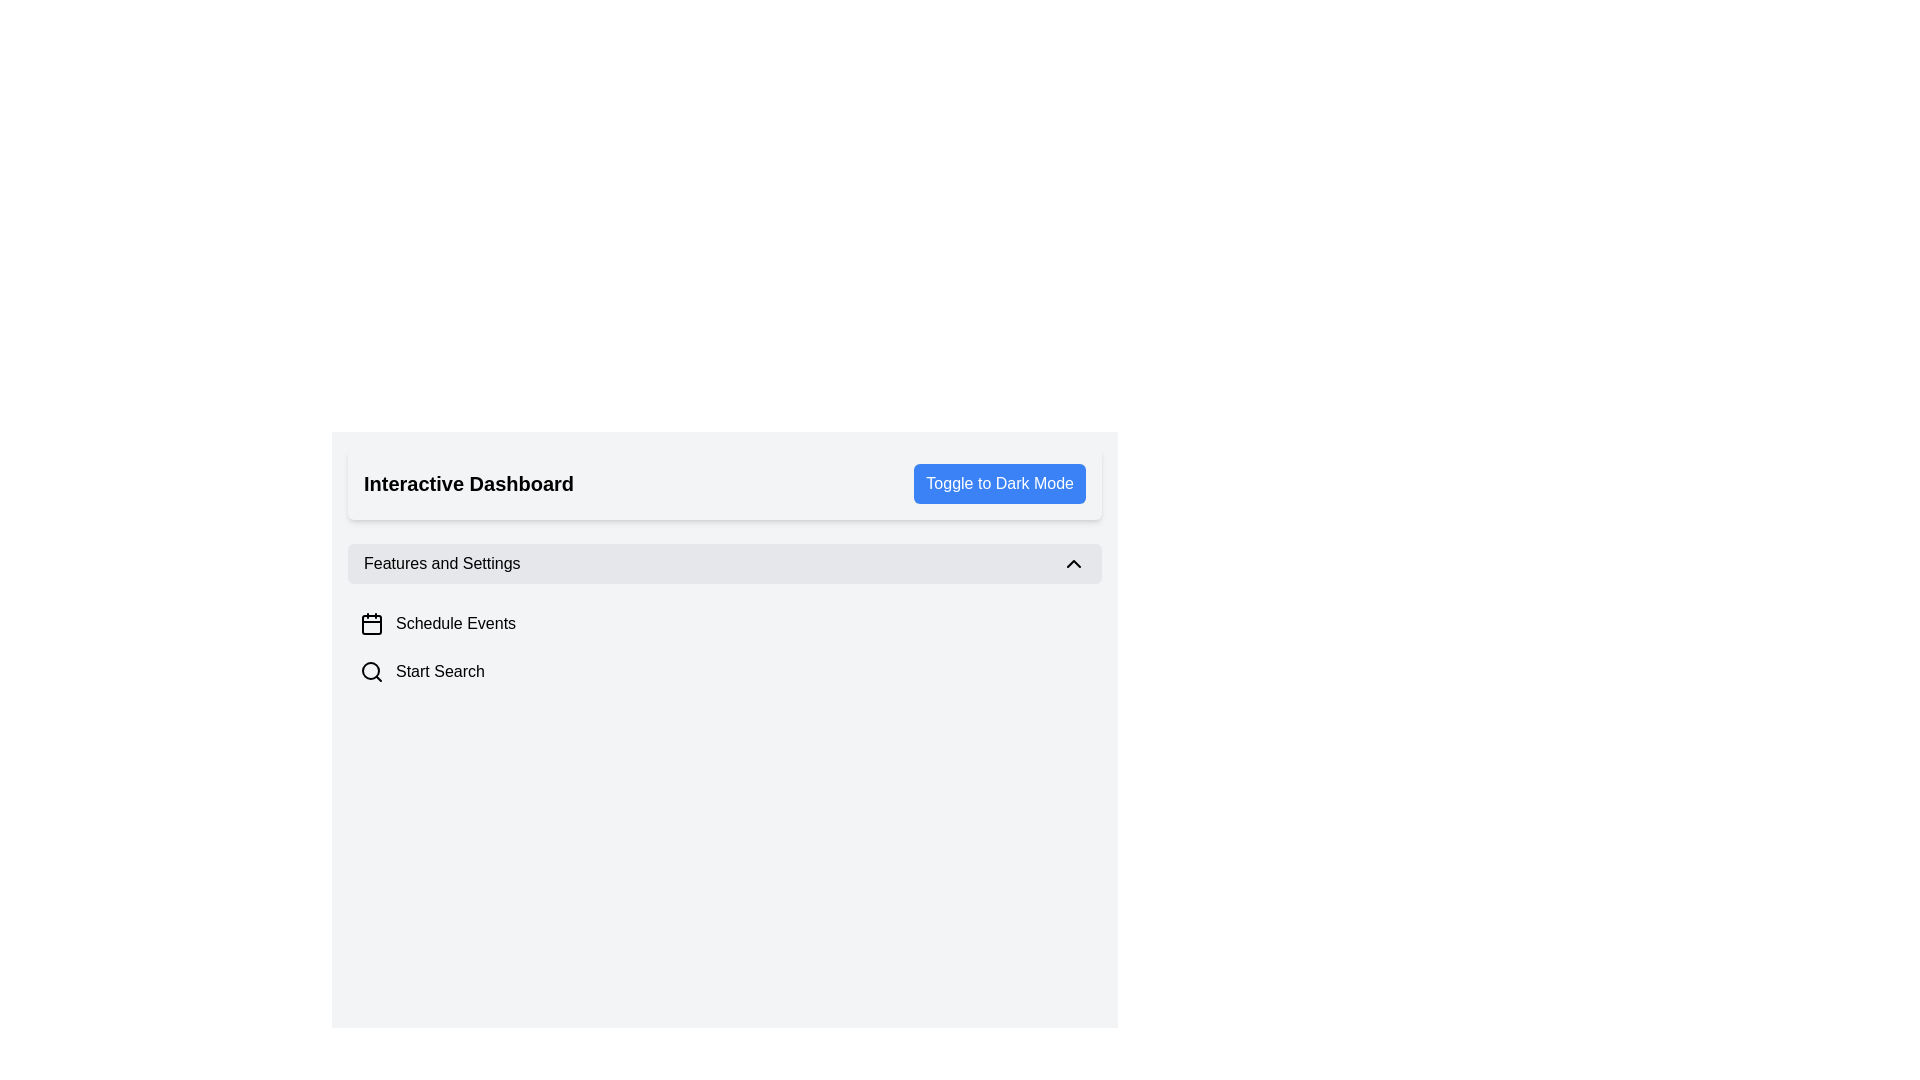  Describe the element at coordinates (372, 623) in the screenshot. I see `the calendar-shaped icon in the menu item labeled 'Schedule Events'` at that location.